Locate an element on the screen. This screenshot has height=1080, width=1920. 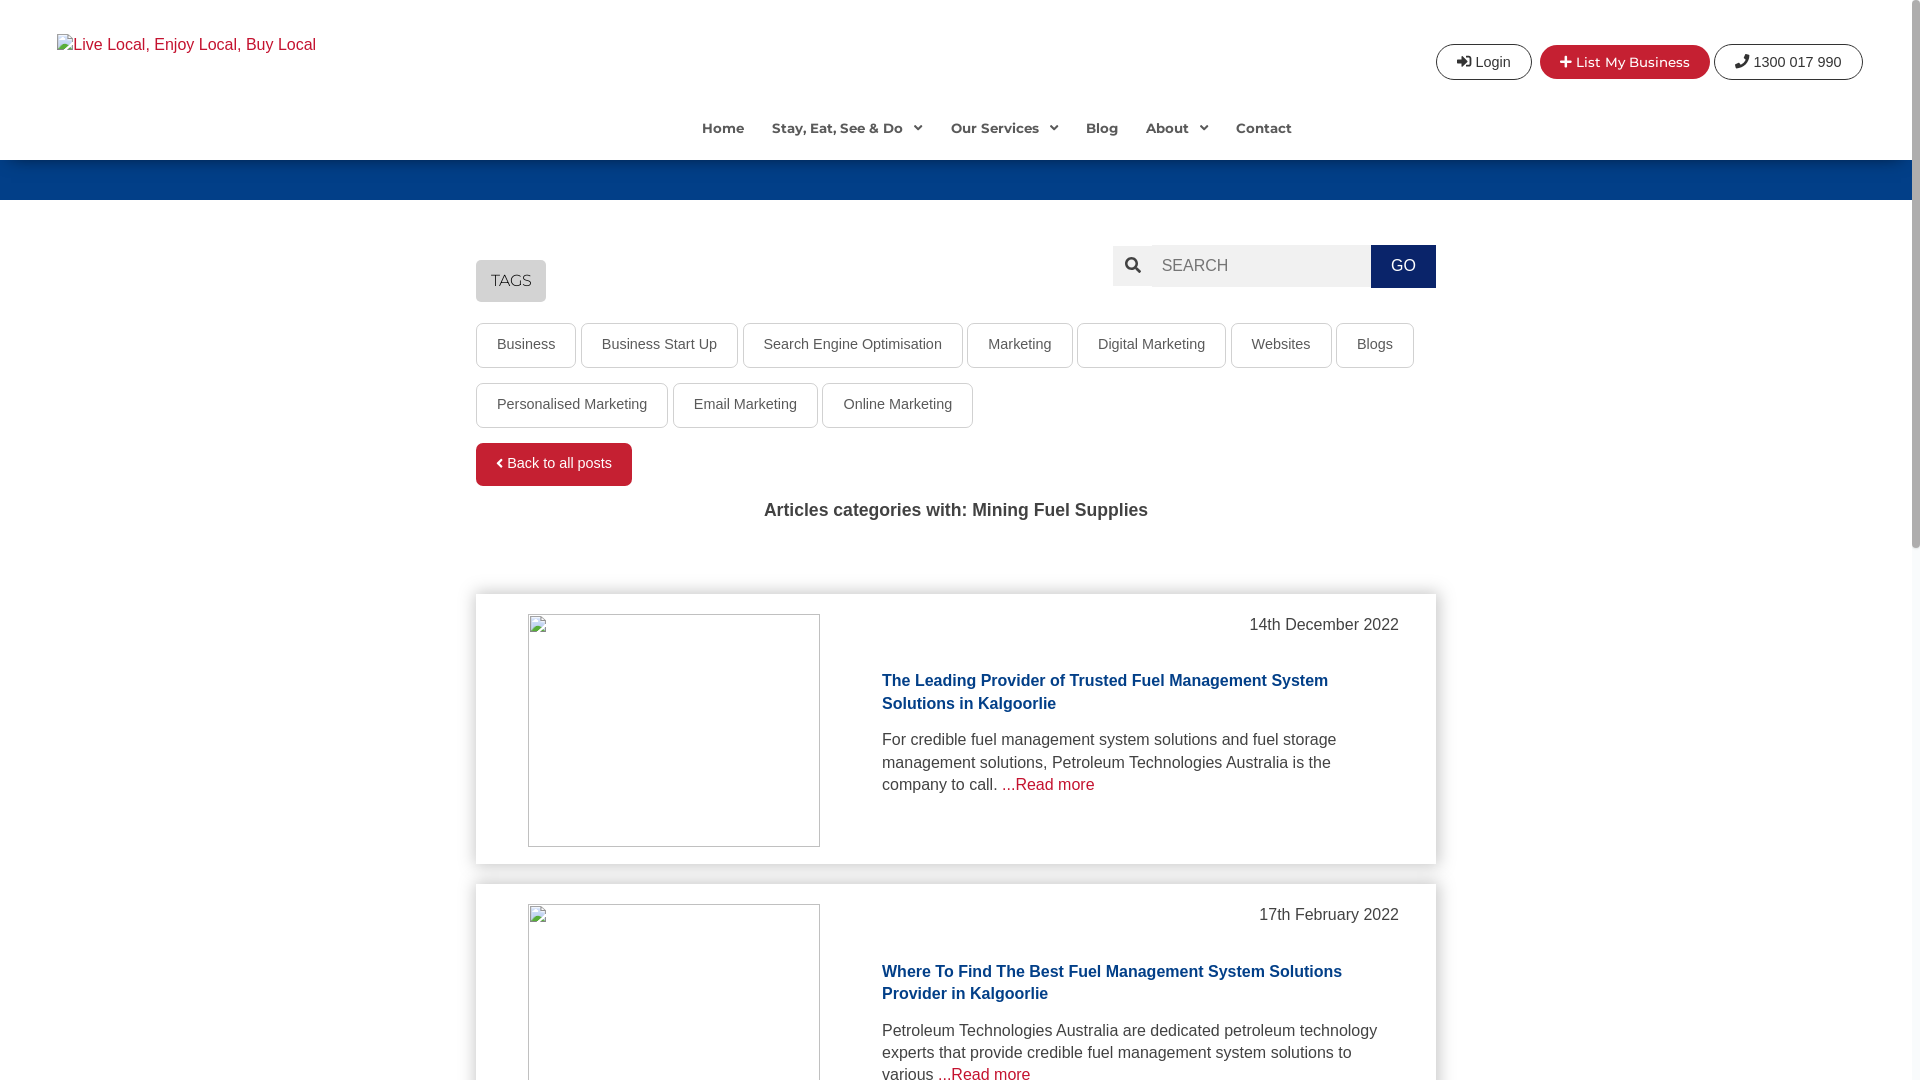
'Personalised Marketing' is located at coordinates (570, 405).